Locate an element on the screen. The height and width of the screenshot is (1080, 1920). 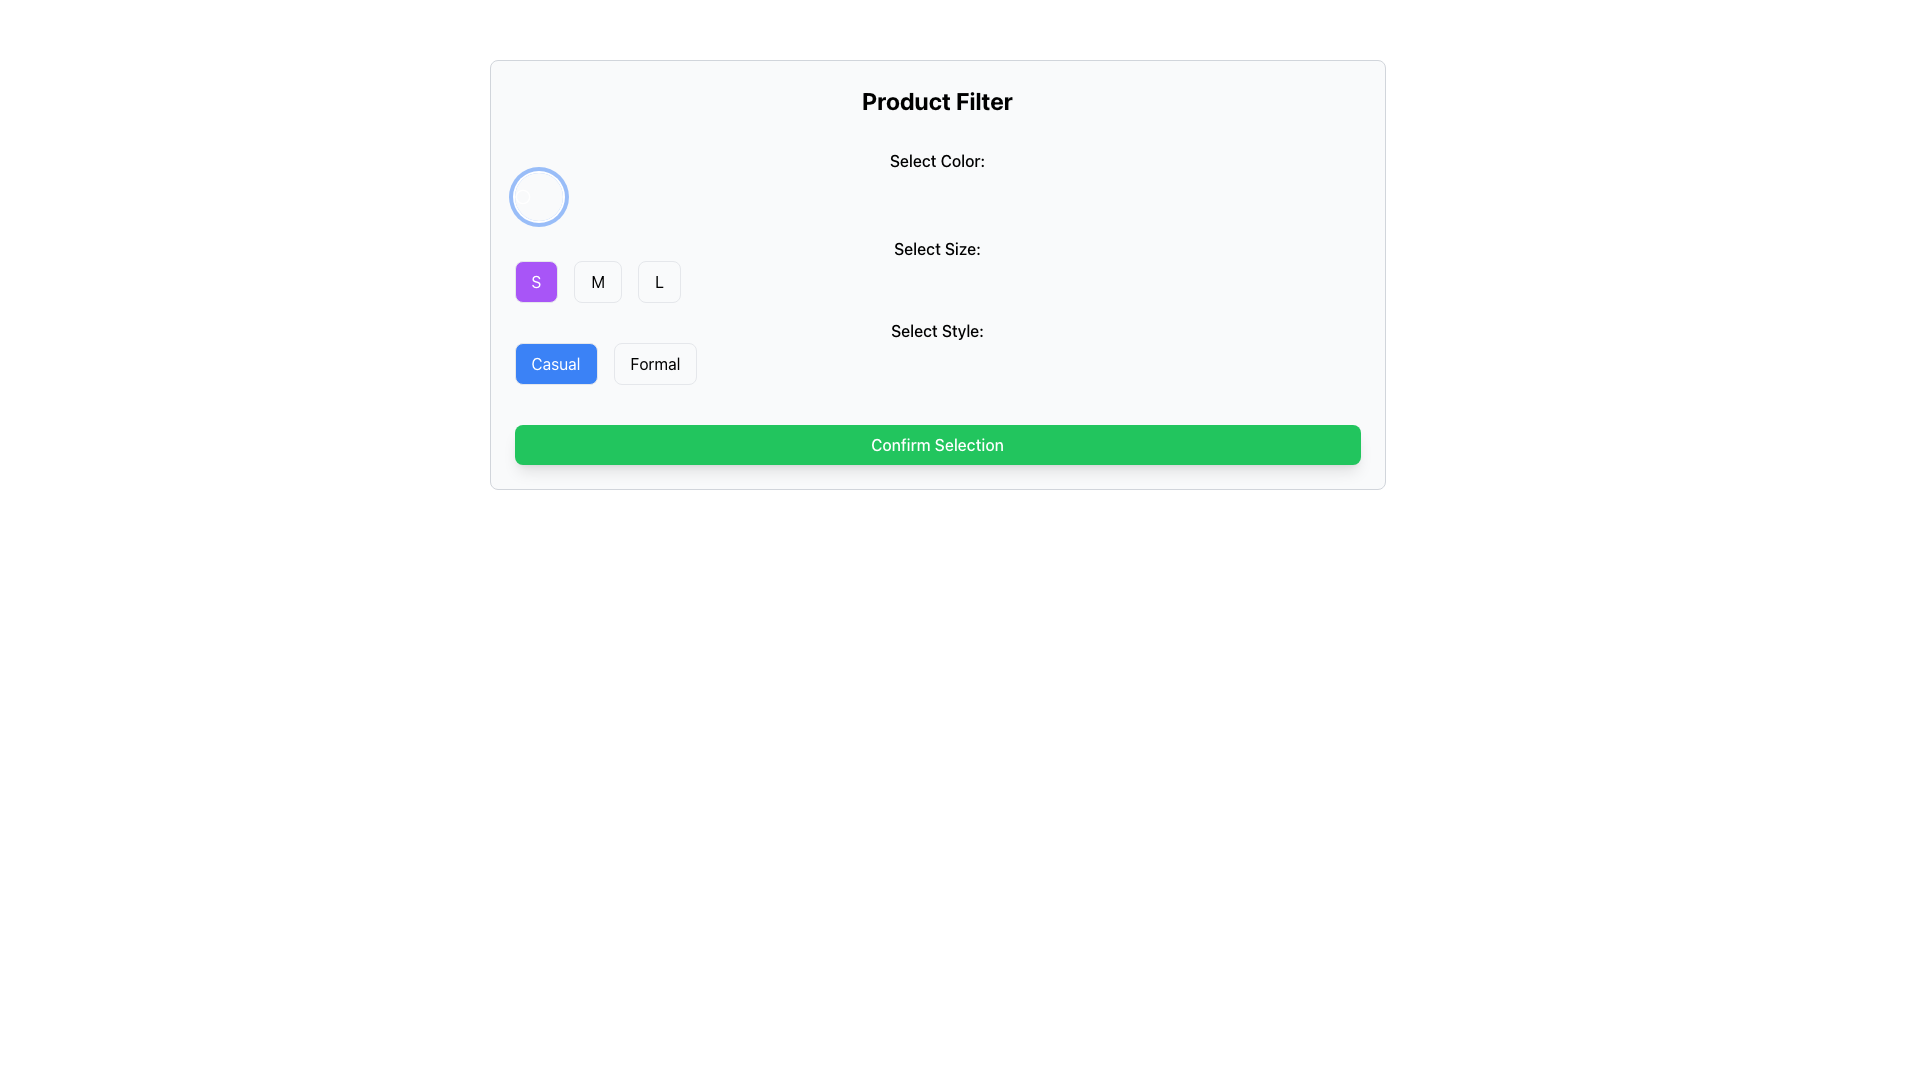
the header text element of the filtering section is located at coordinates (936, 100).